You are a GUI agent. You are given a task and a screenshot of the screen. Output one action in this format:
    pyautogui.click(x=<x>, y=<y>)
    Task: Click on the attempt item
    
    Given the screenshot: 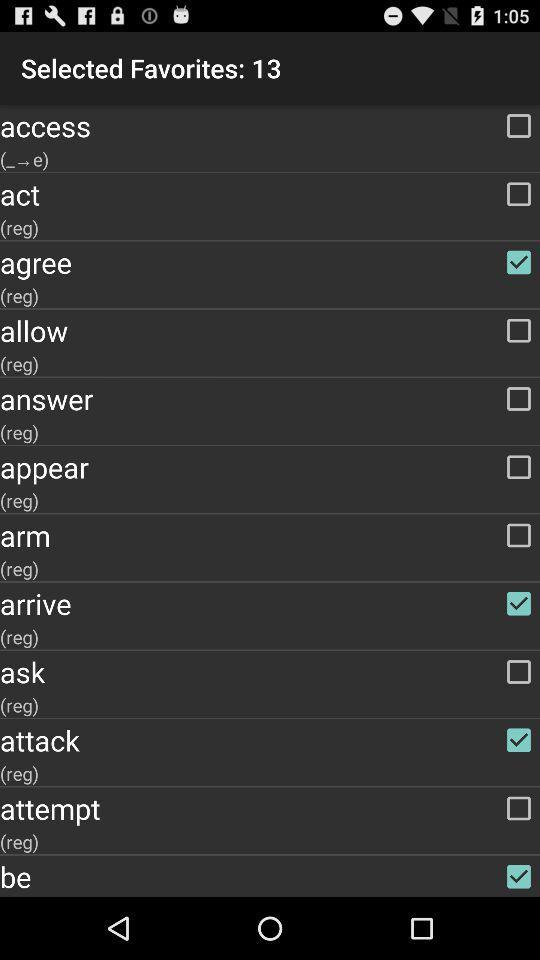 What is the action you would take?
    pyautogui.click(x=270, y=808)
    